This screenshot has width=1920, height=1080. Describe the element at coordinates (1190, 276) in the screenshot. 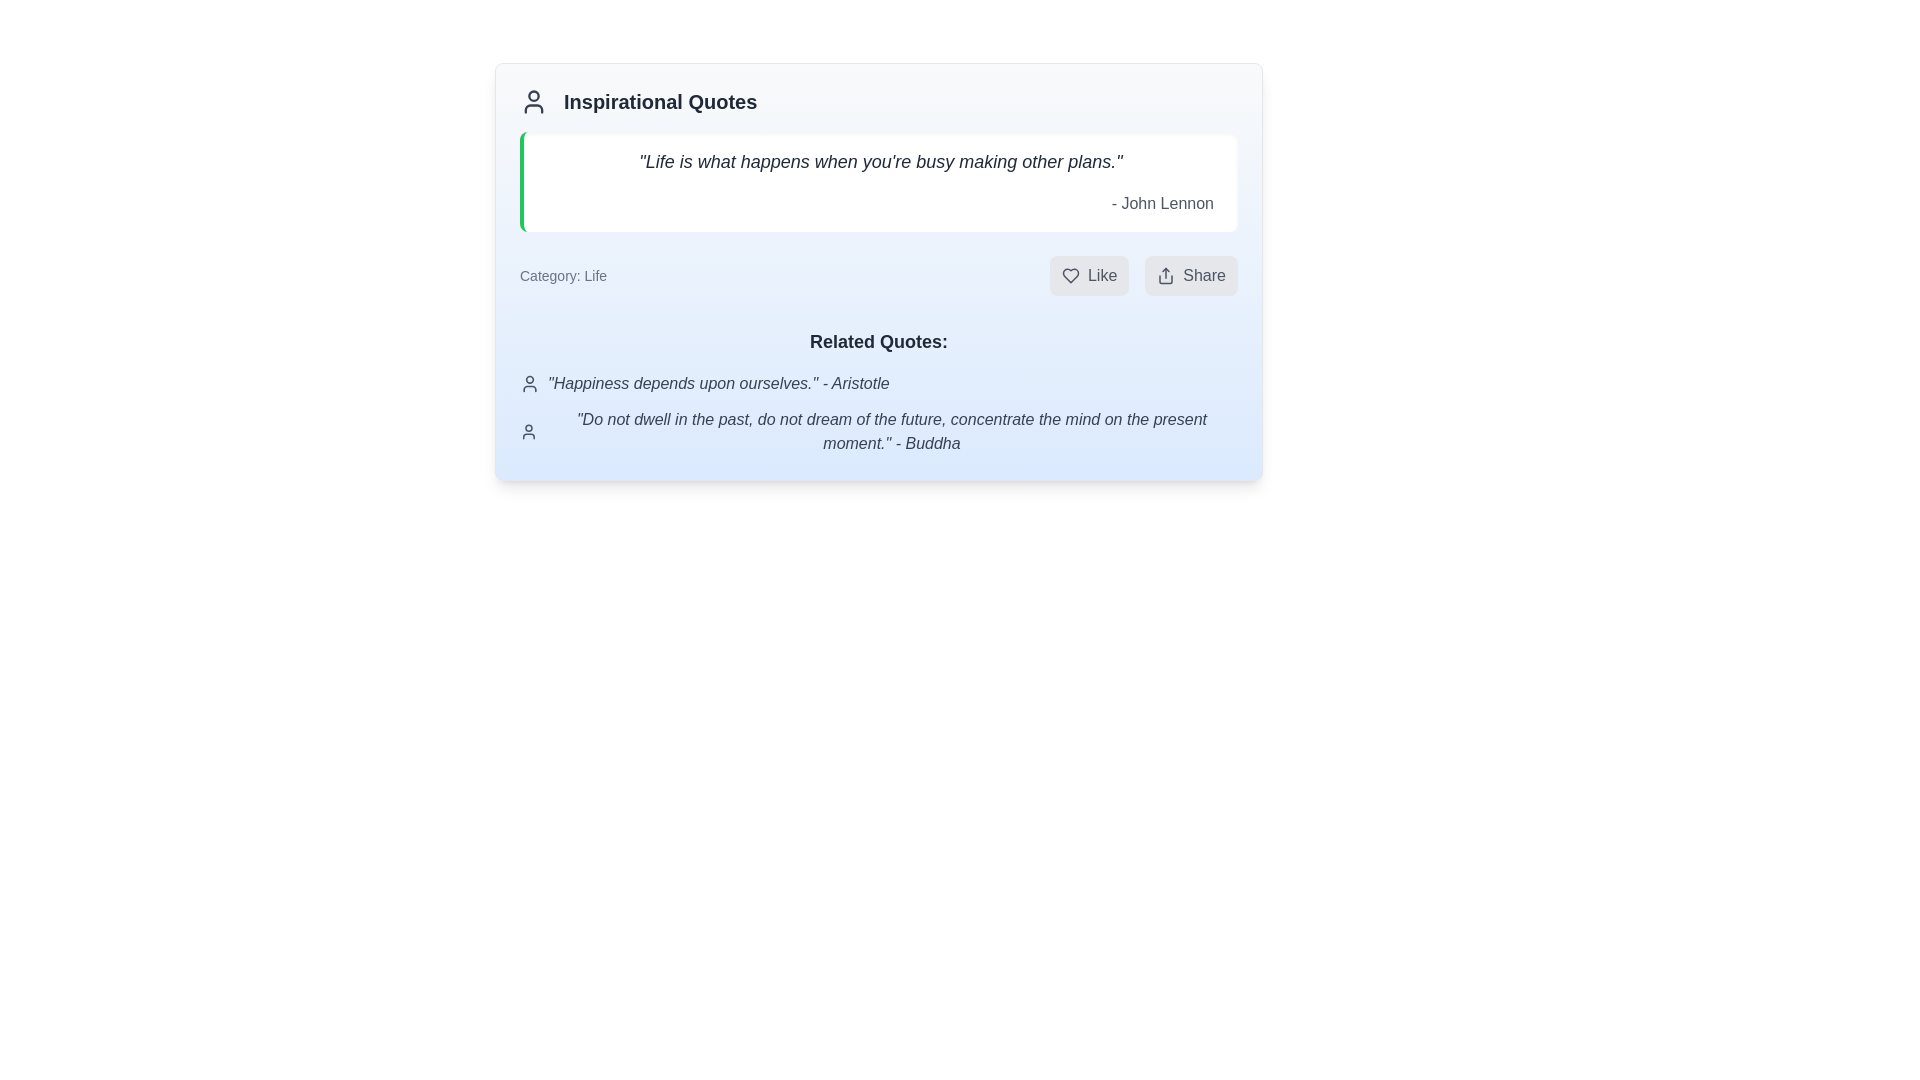

I see `the share button located at the bottom right of the card layout to initiate the sharing functionality for the content presented` at that location.